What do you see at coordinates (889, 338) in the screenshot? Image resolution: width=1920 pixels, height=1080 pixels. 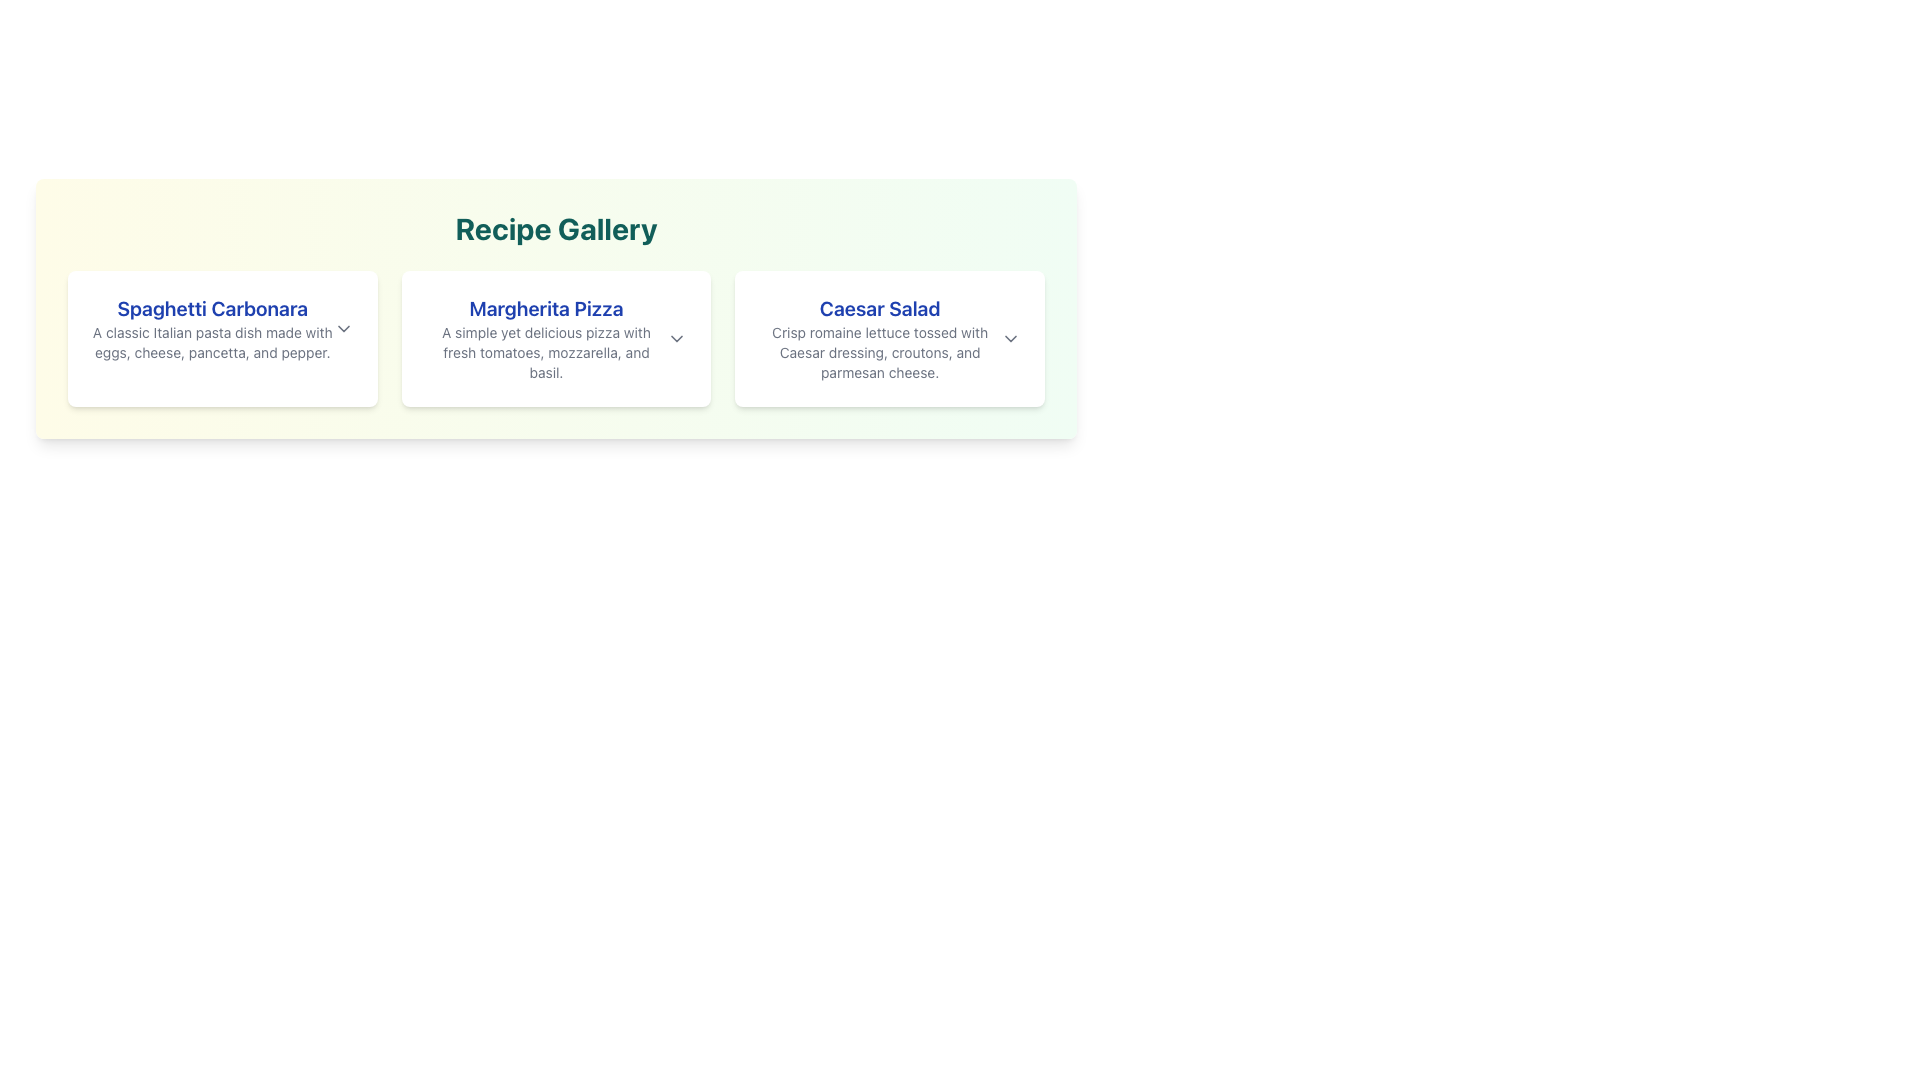 I see `the informational card displaying details about the 'Caesar Salad' in the Recipe Gallery section` at bounding box center [889, 338].